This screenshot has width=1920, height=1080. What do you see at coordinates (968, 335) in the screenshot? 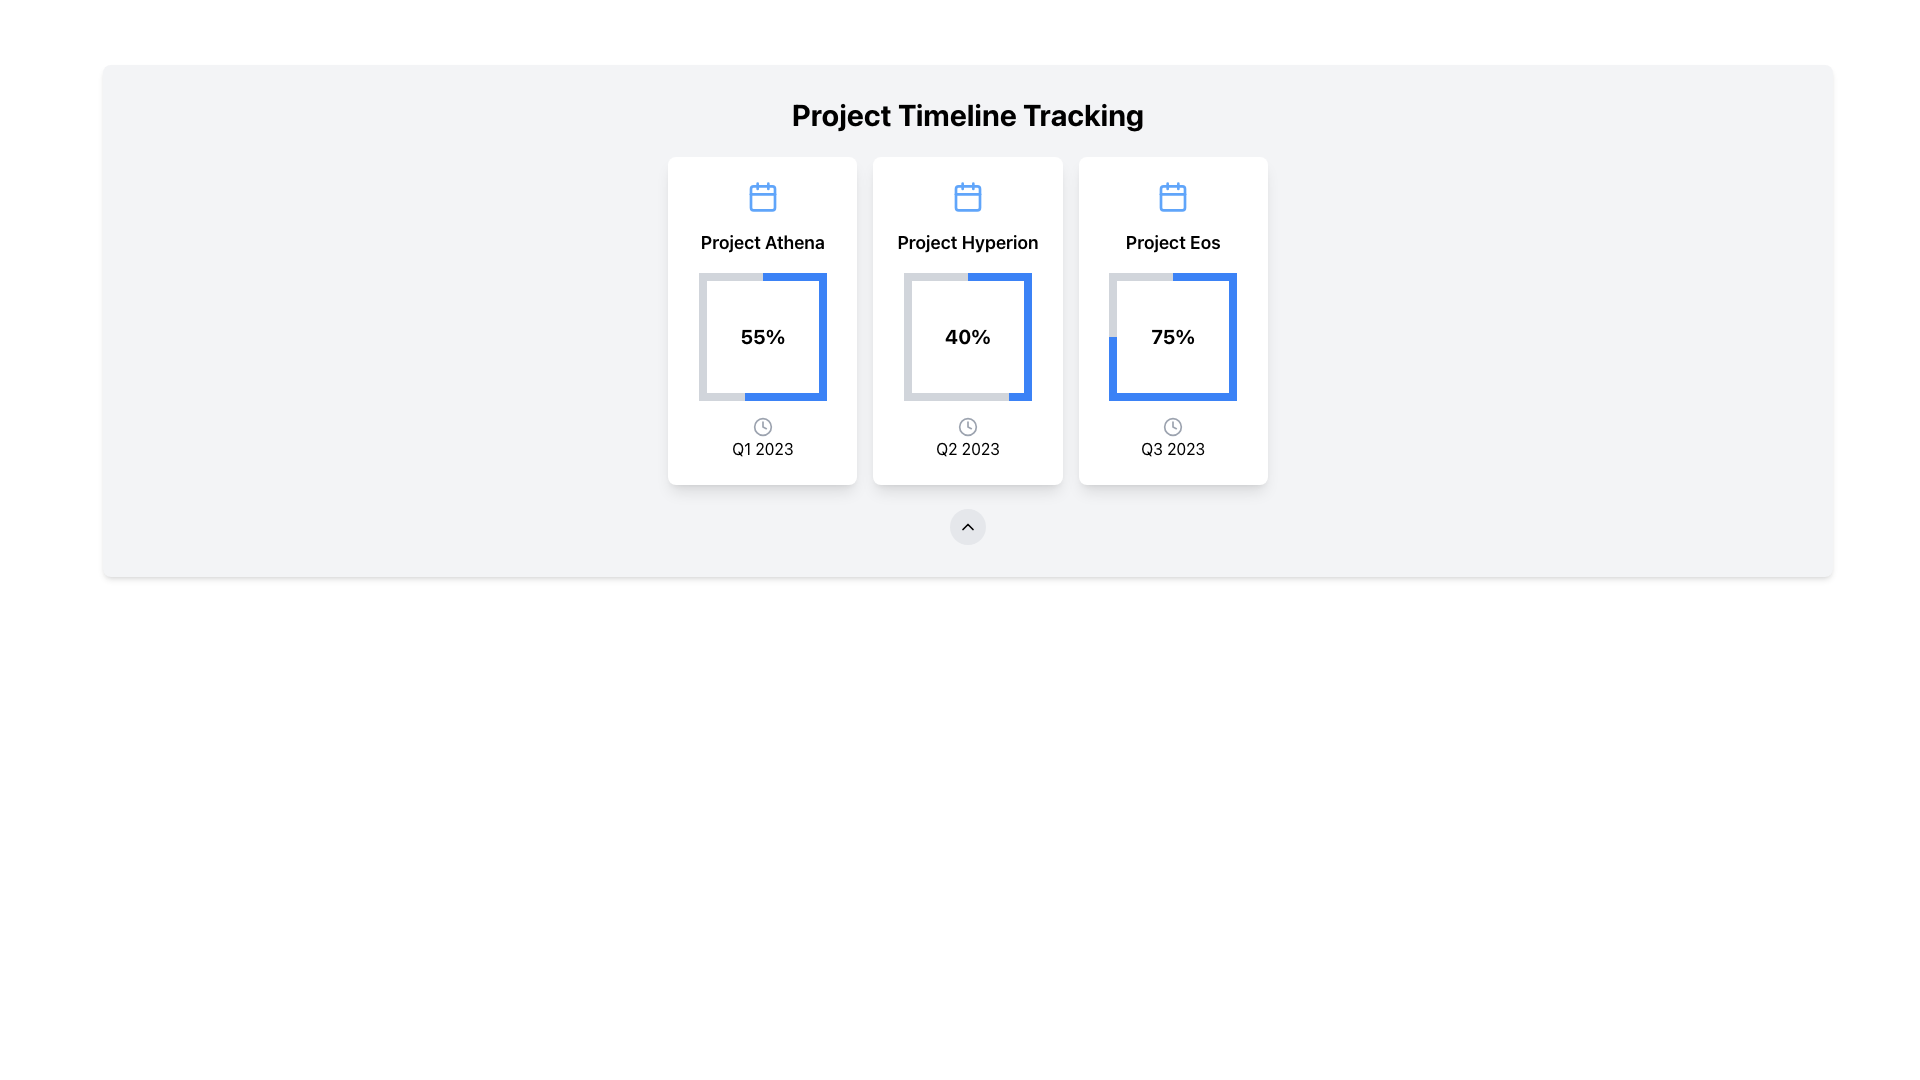
I see `the static text element displaying the completion percentage of 'Project Hyperion', located in the center of the circular chart within the second card under 'Project Timeline Tracking'` at bounding box center [968, 335].